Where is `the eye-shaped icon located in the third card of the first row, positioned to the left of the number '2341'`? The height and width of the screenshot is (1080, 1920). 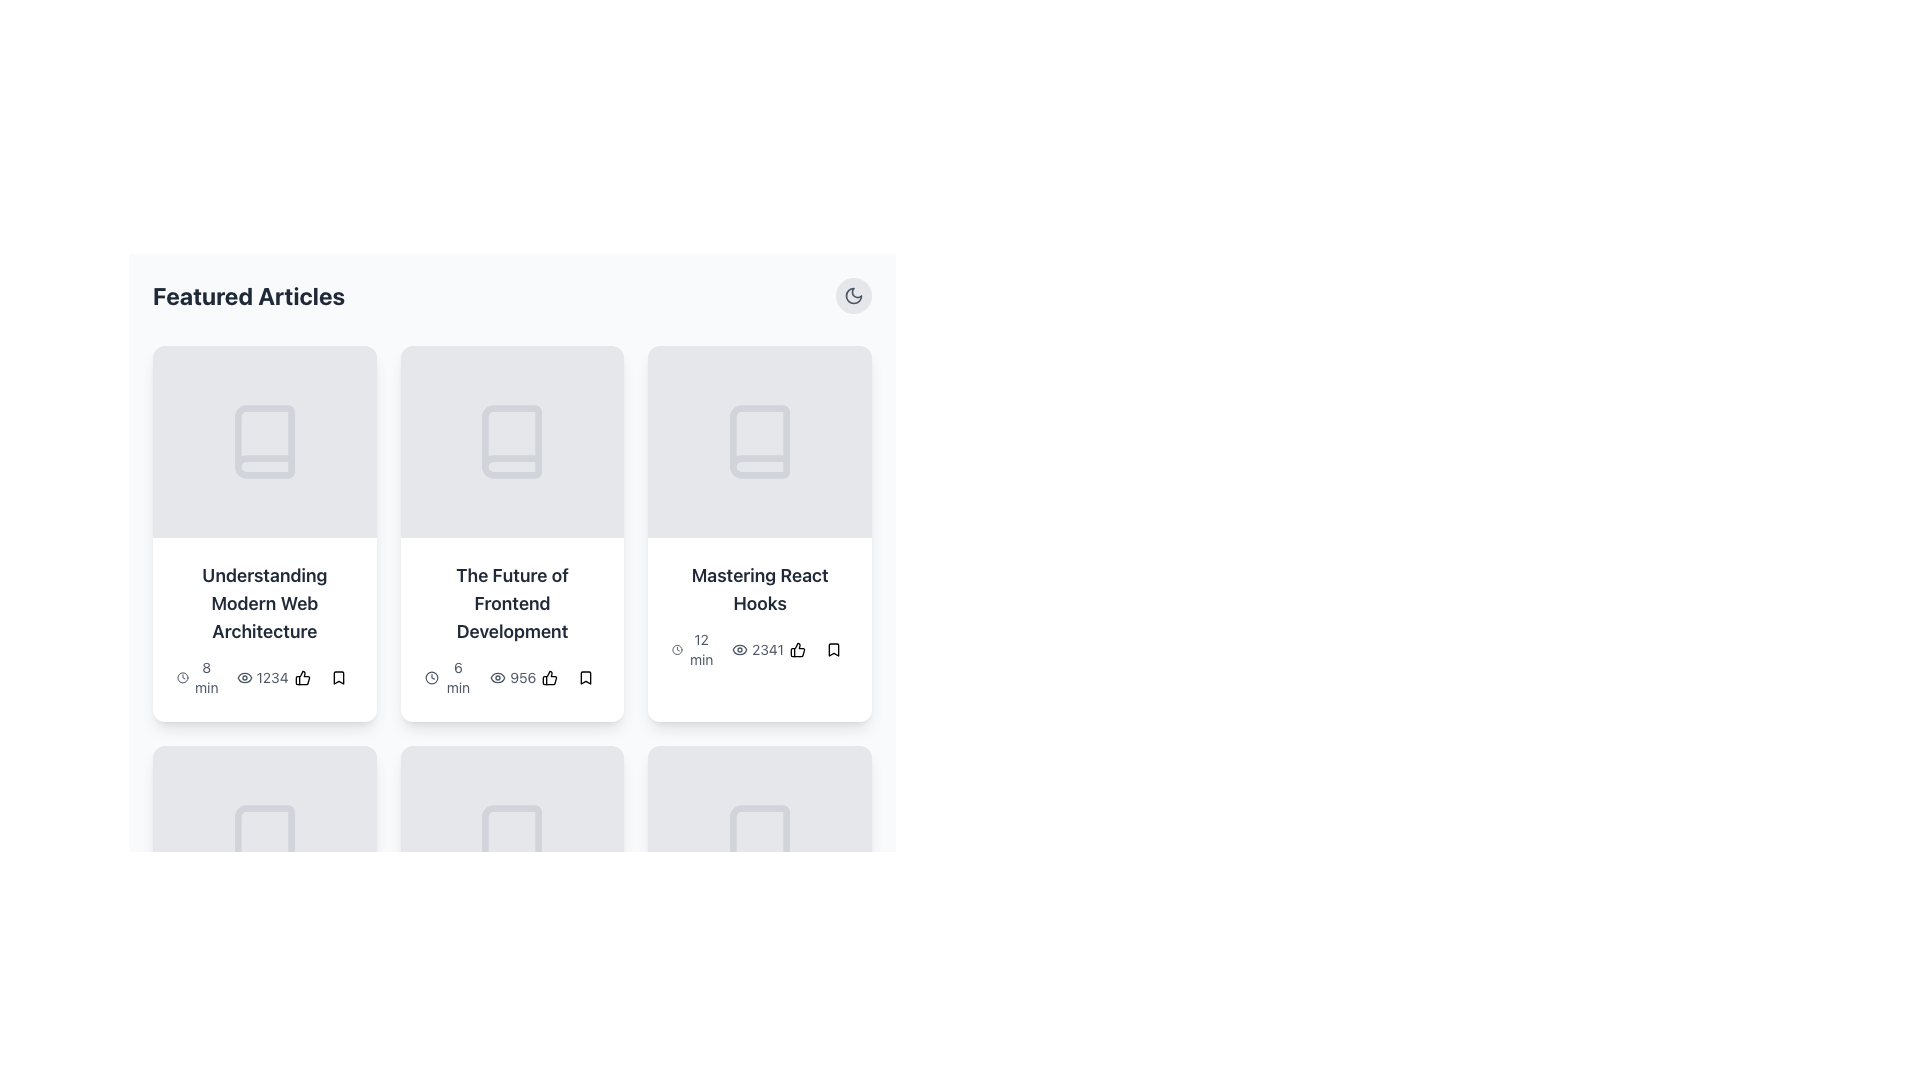 the eye-shaped icon located in the third card of the first row, positioned to the left of the number '2341' is located at coordinates (738, 650).